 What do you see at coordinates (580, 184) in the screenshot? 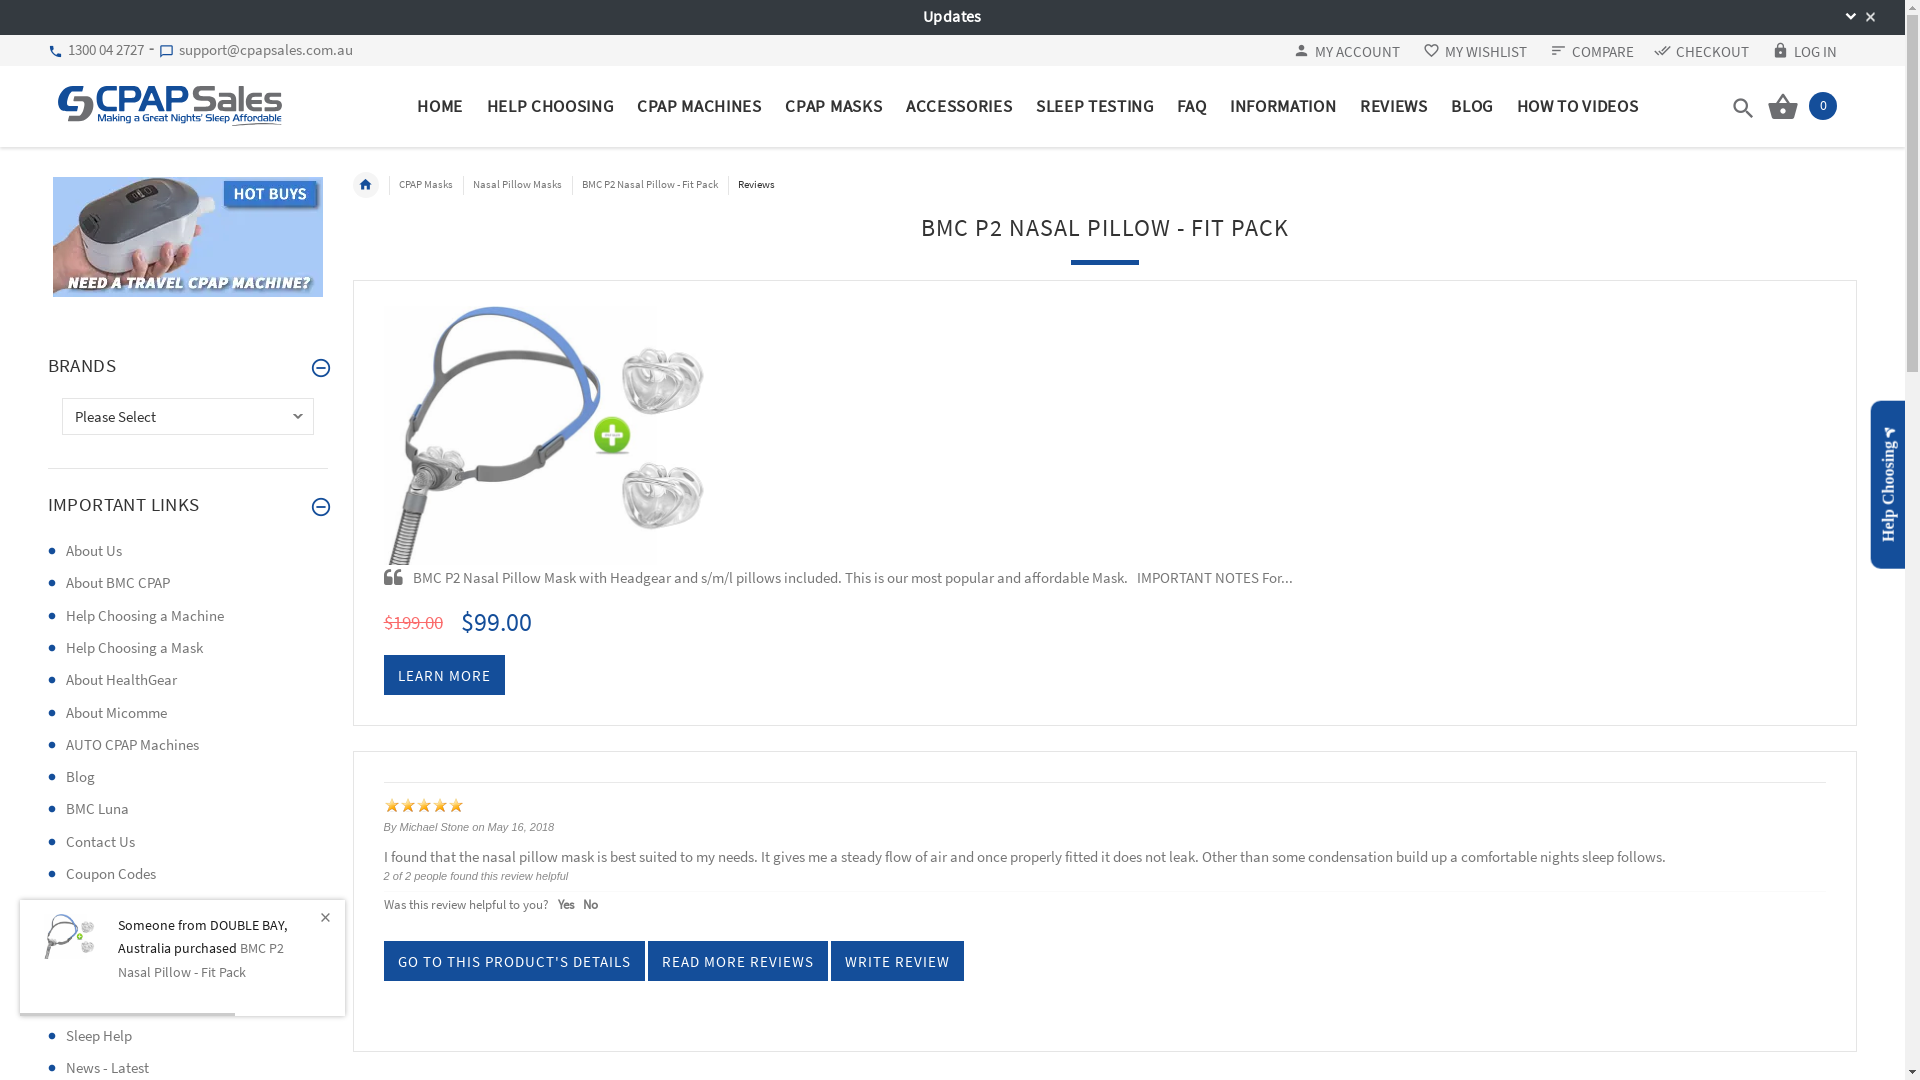
I see `'BMC P2 Nasal Pillow - Fit Pack'` at bounding box center [580, 184].